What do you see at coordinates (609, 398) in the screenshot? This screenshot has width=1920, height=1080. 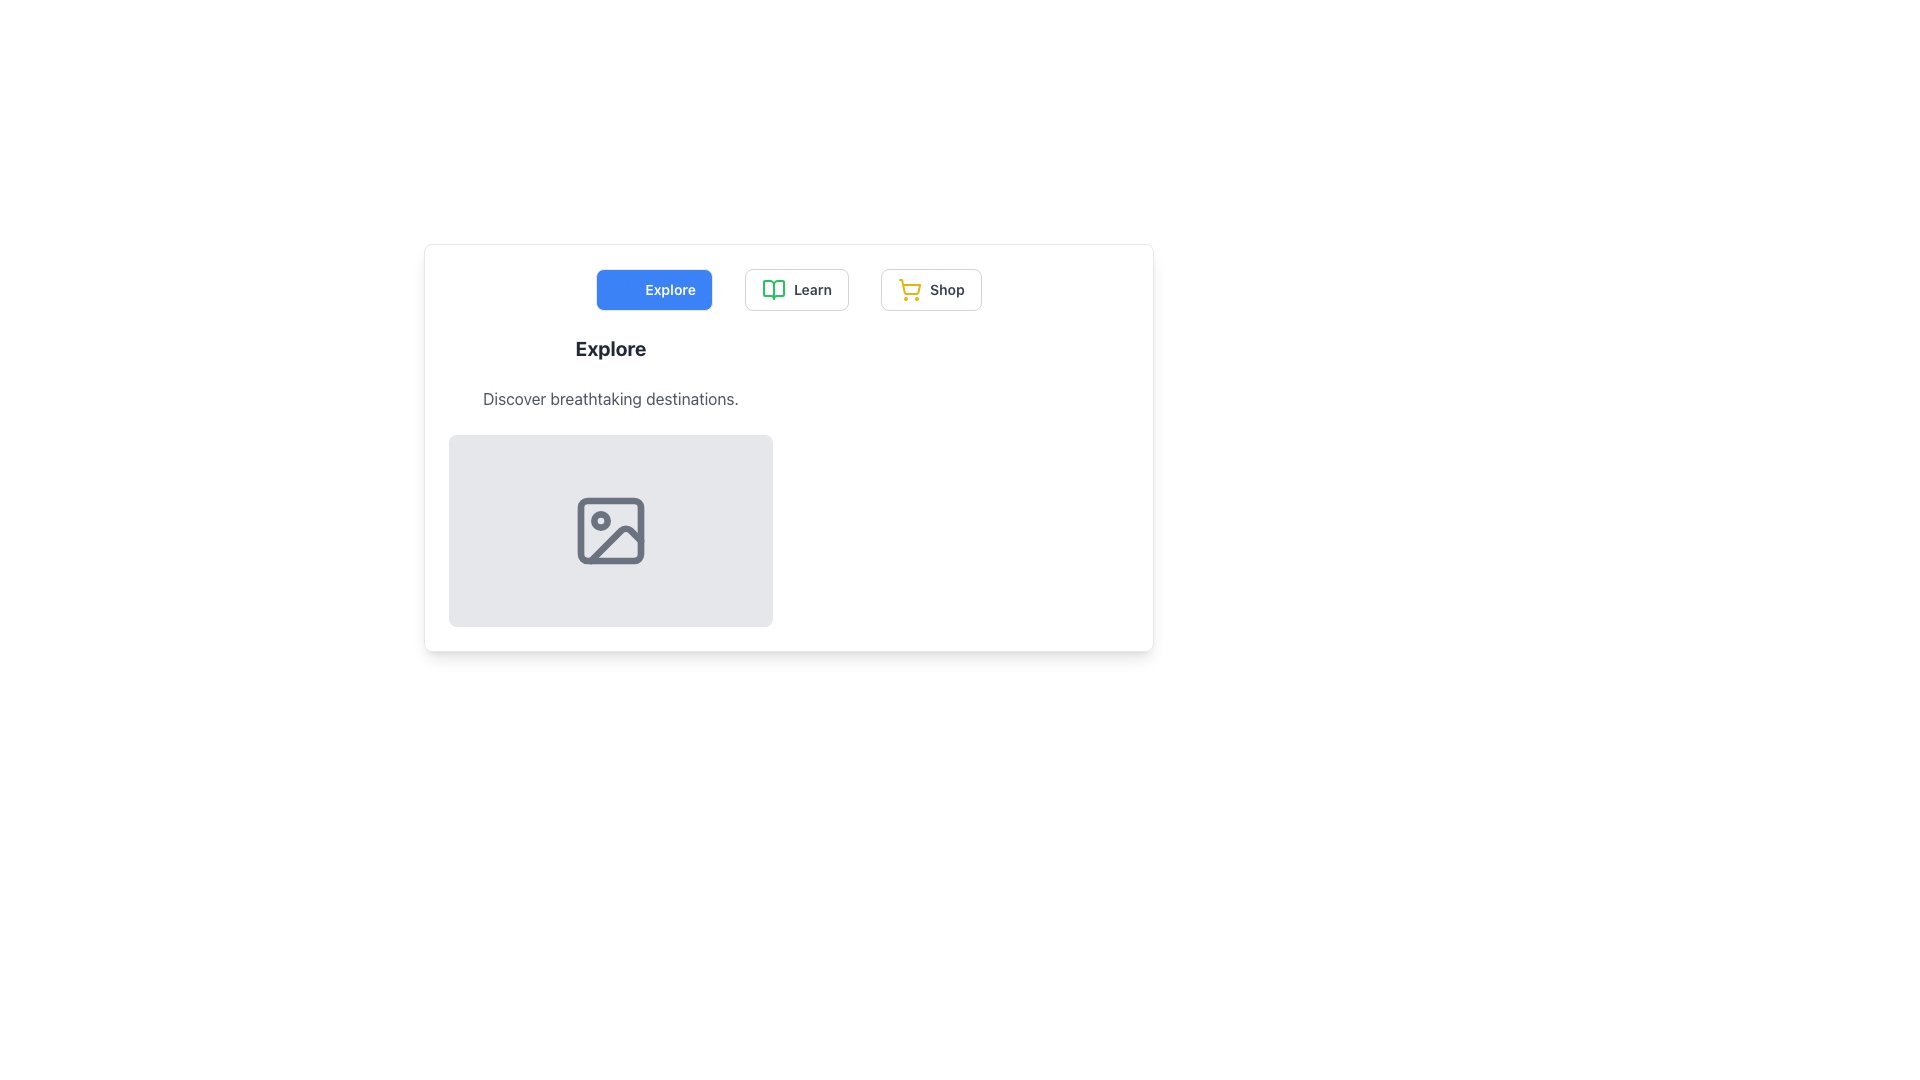 I see `the subtitle text element located beneath the title 'Explore' and above the gray placeholder image` at bounding box center [609, 398].